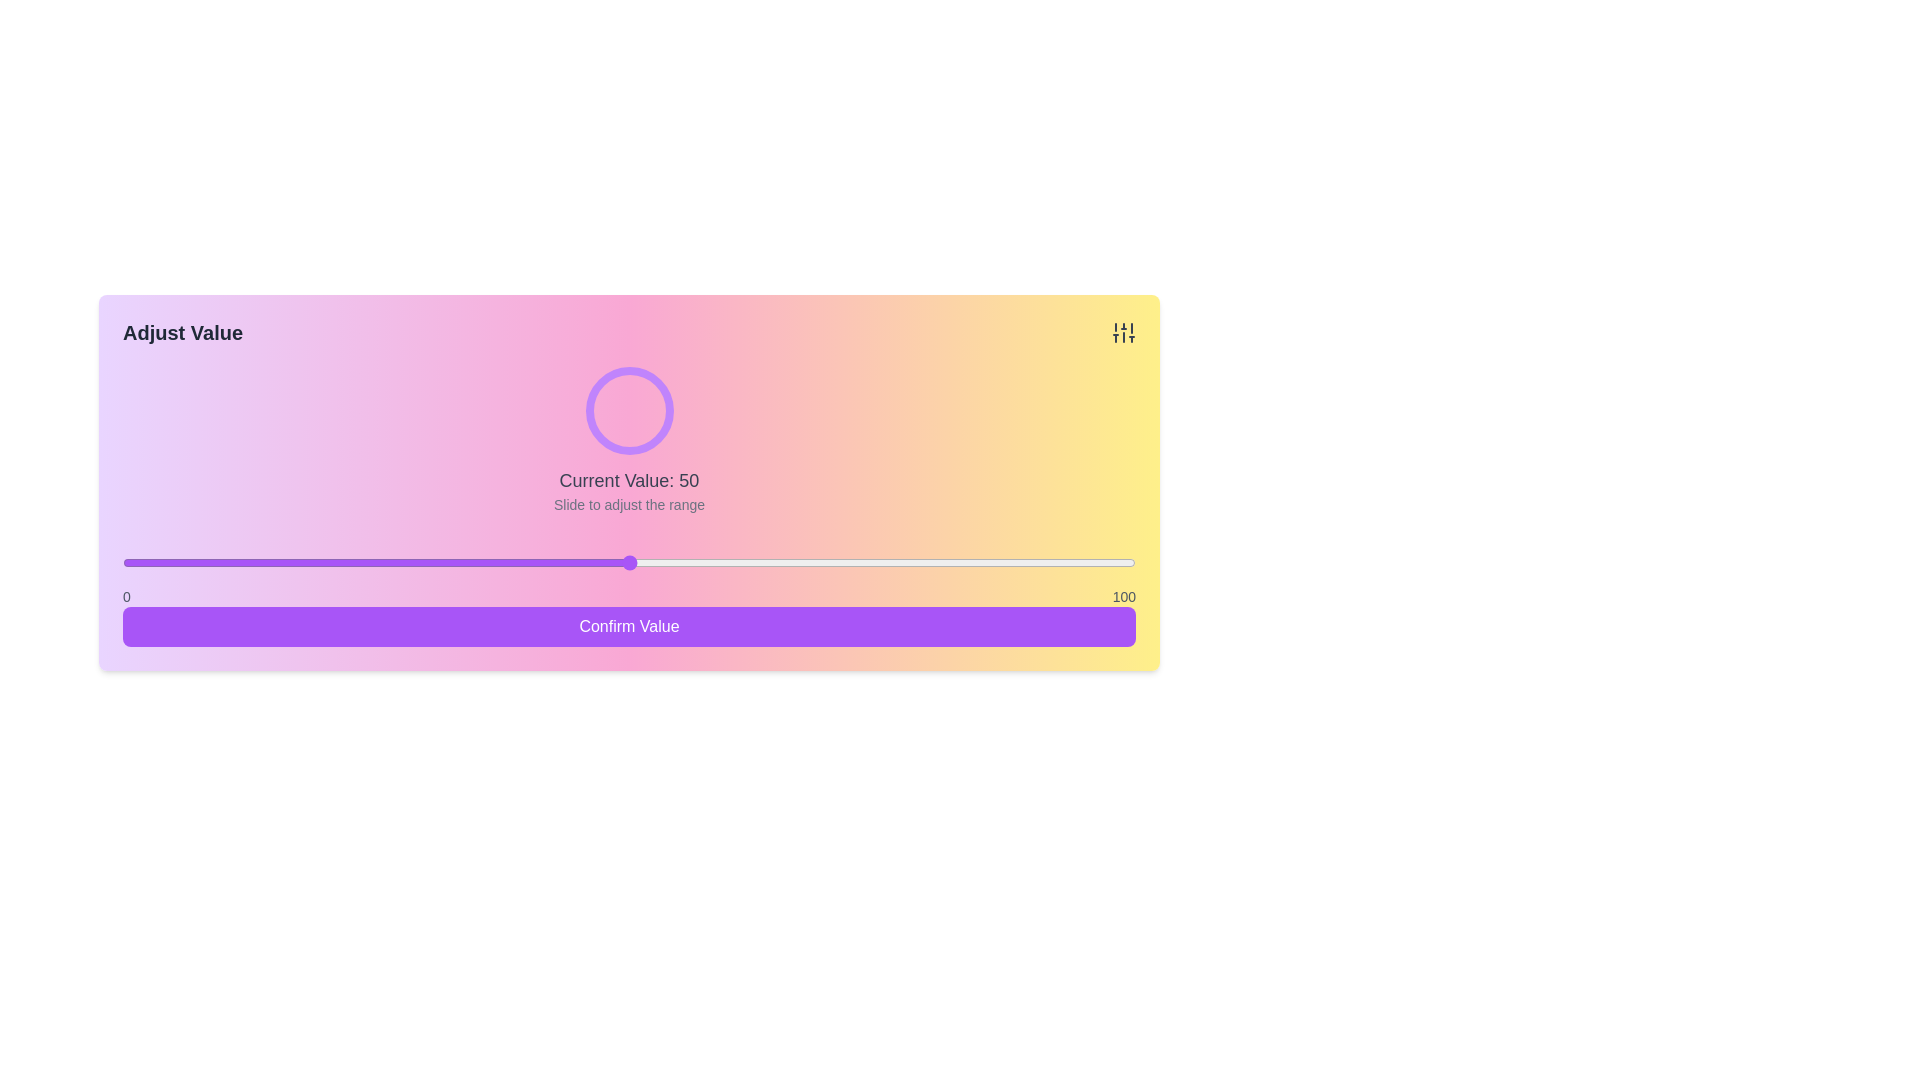 The image size is (1920, 1080). What do you see at coordinates (901, 563) in the screenshot?
I see `the slider to set the value to 77` at bounding box center [901, 563].